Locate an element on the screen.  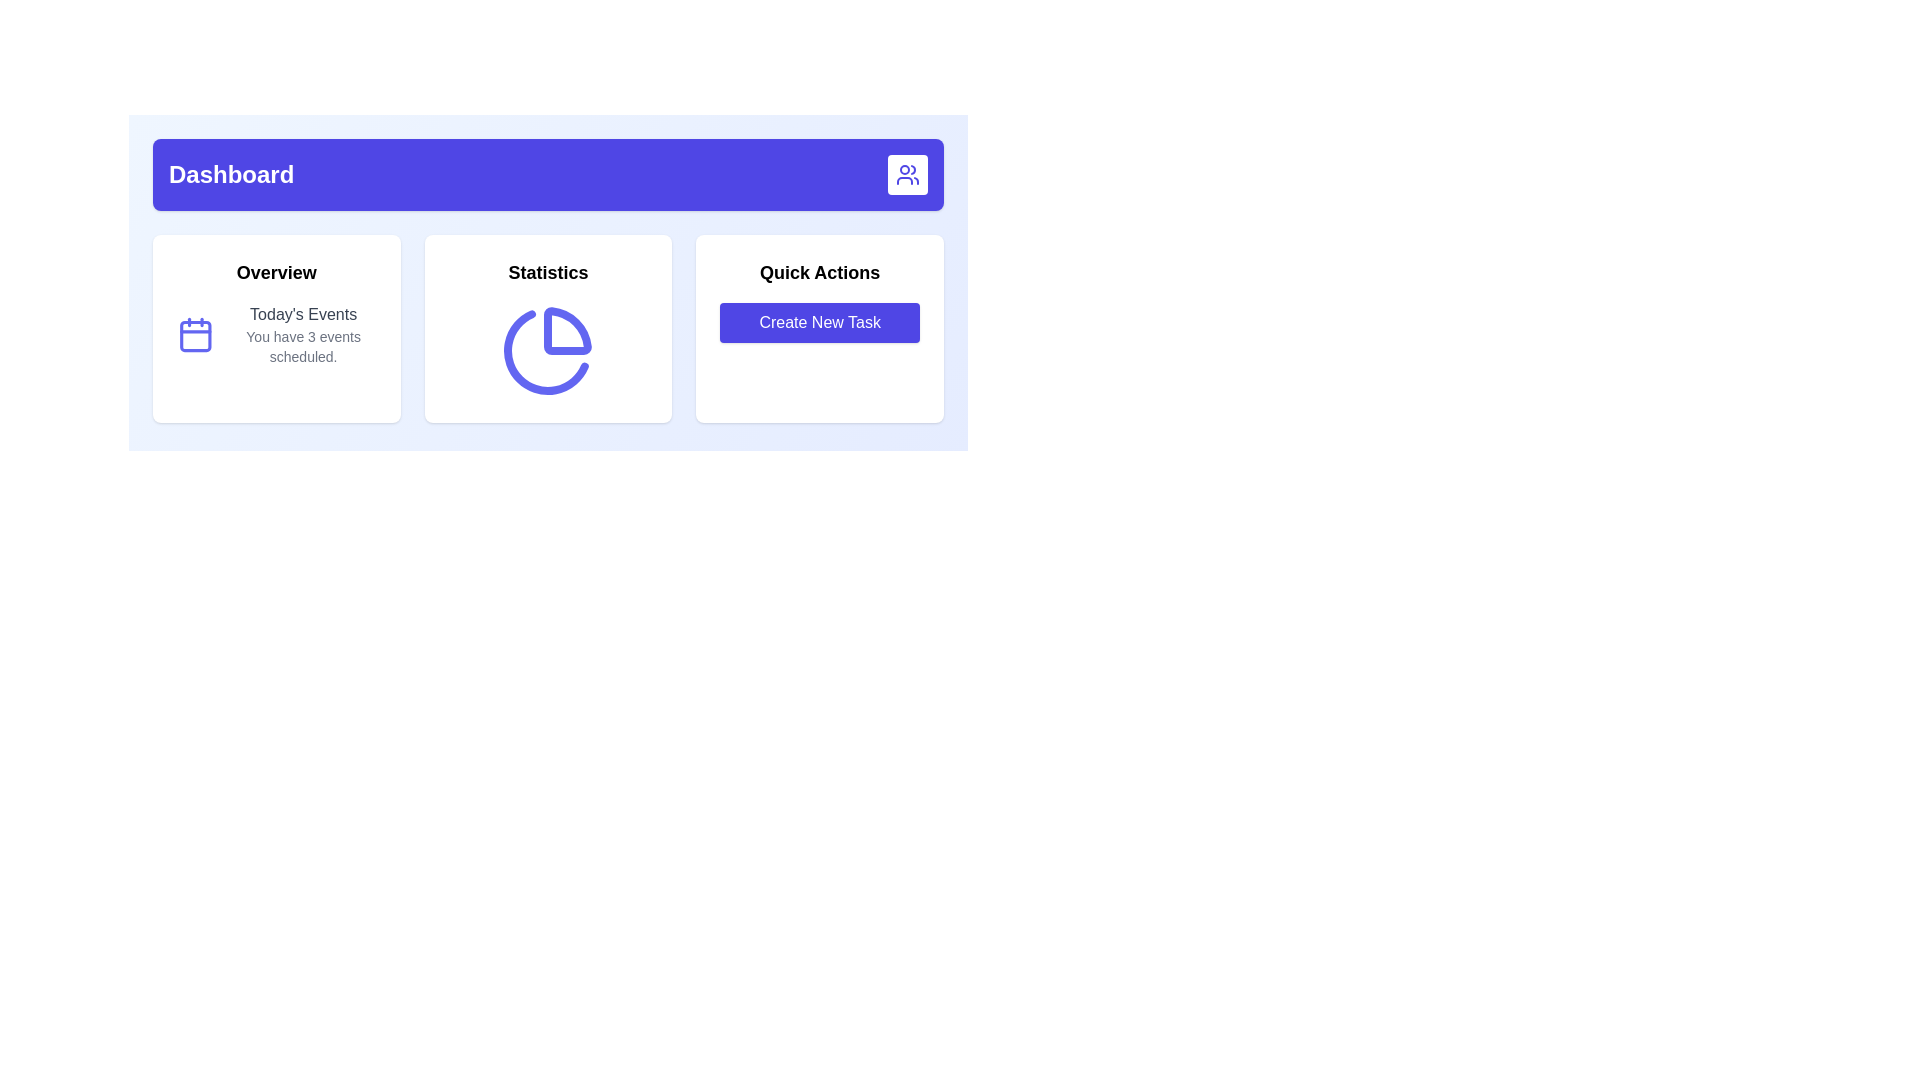
the decorative SVG rectangle element located under the 'Overview' title in the calendar icon on the dashboard interface, part of the 'Today's Events' card is located at coordinates (195, 335).